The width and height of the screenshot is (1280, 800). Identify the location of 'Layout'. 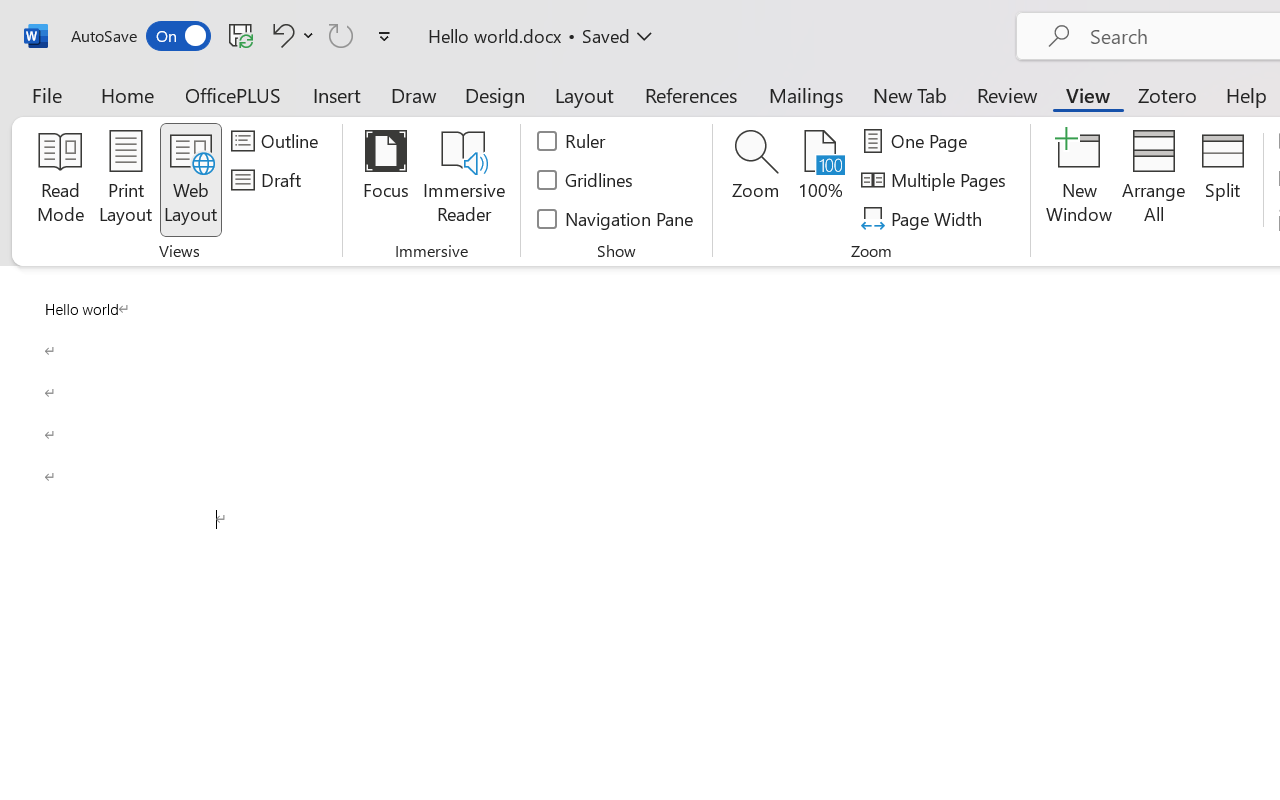
(583, 94).